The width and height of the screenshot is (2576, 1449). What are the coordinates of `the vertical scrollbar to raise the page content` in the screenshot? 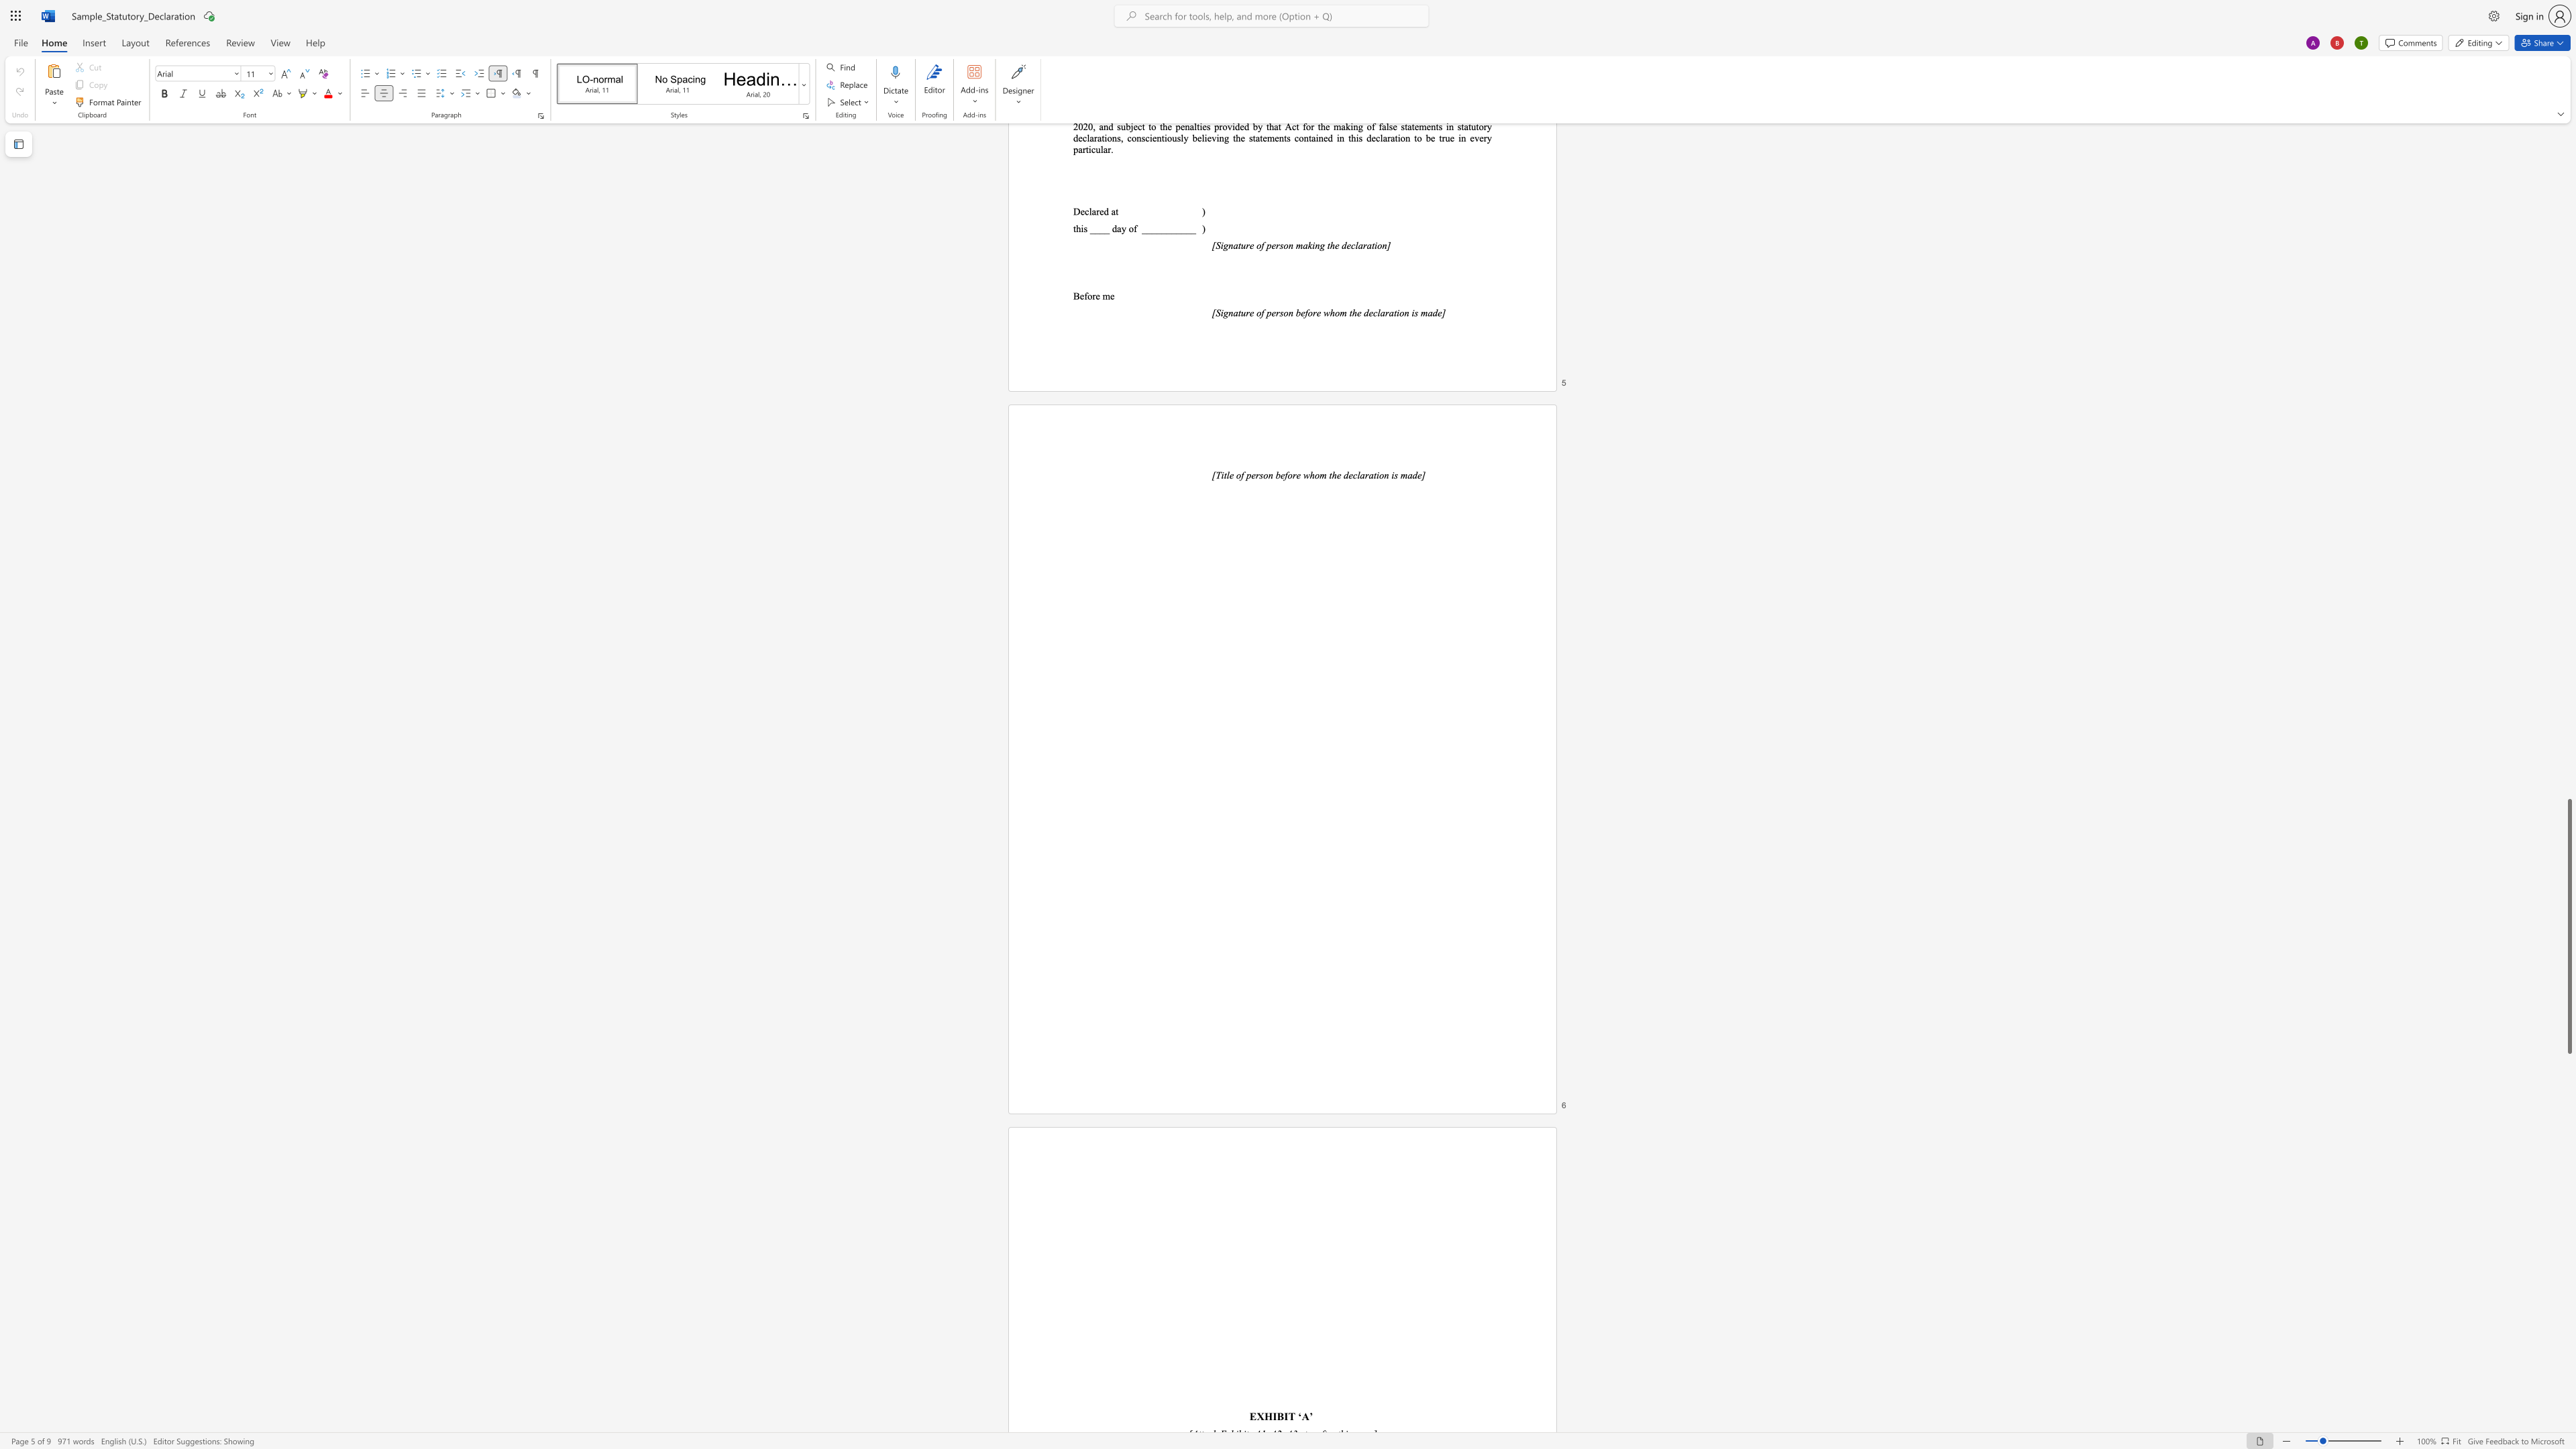 It's located at (2568, 751).